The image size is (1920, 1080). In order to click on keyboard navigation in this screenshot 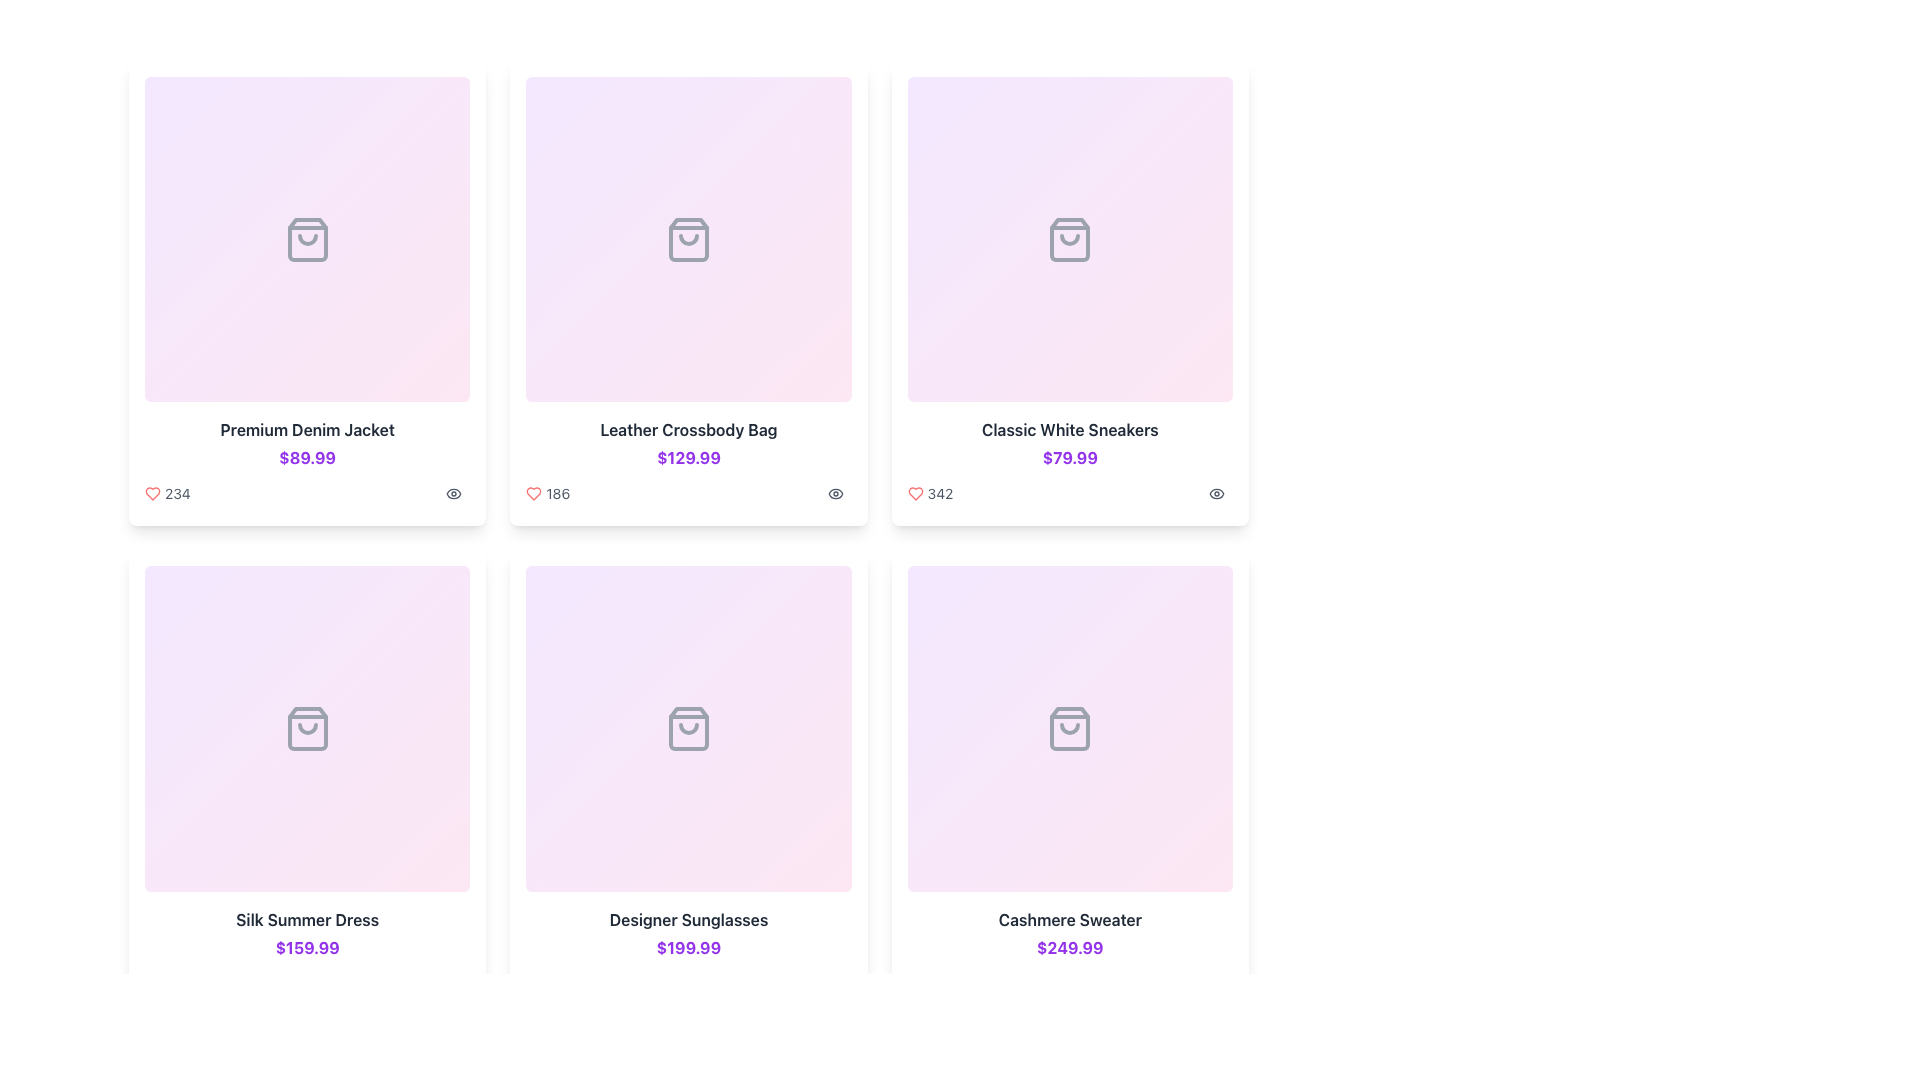, I will do `click(1069, 729)`.